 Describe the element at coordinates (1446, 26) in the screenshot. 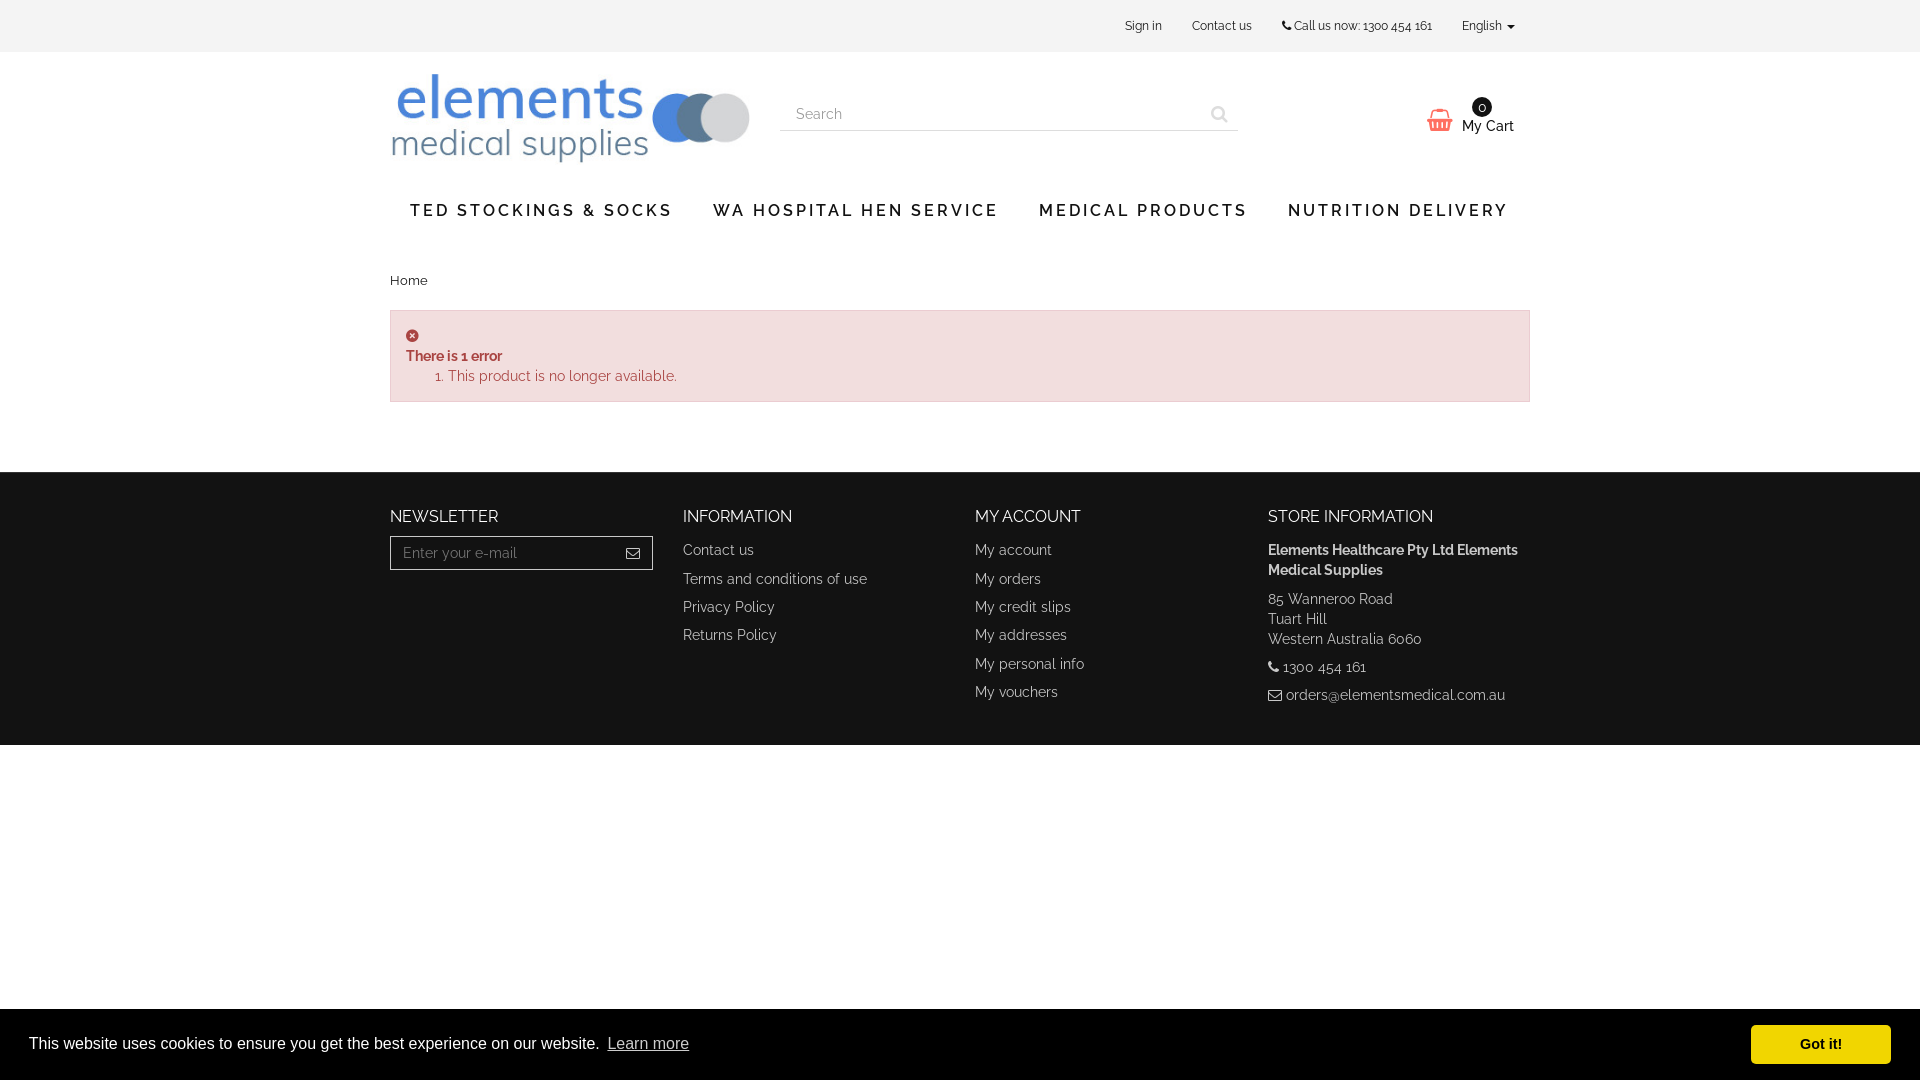

I see `'English'` at that location.